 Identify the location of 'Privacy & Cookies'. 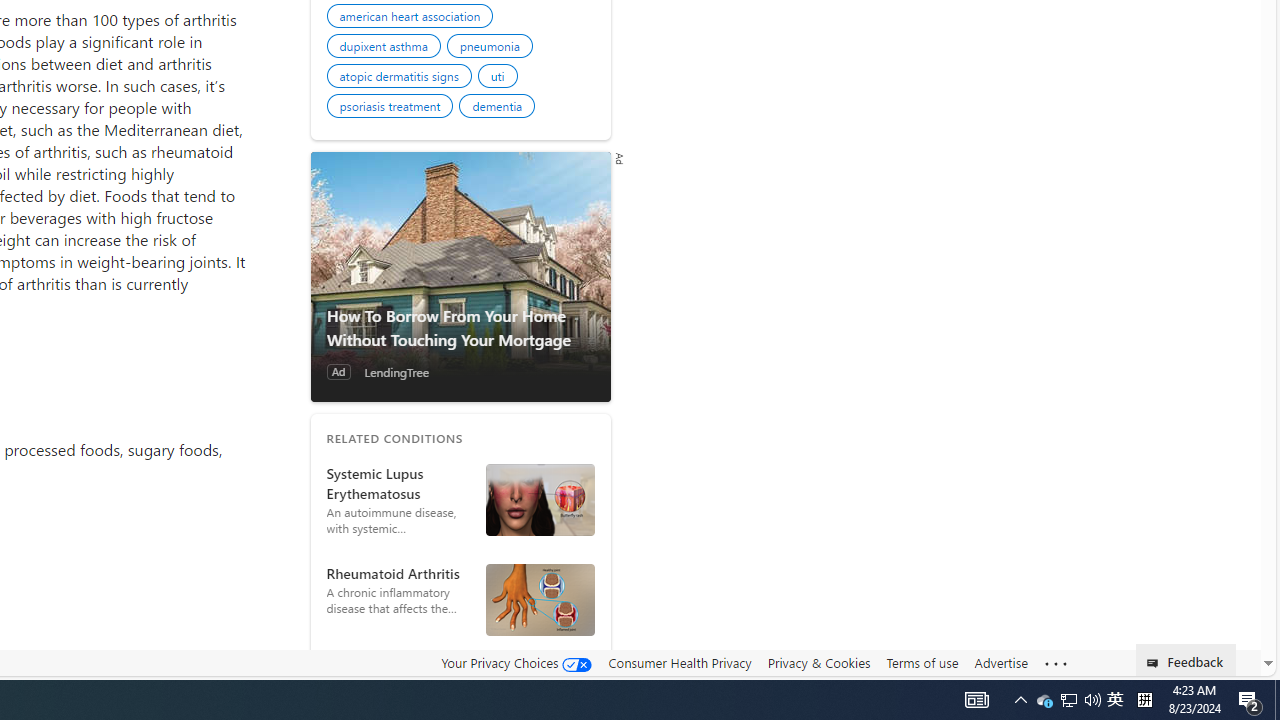
(818, 662).